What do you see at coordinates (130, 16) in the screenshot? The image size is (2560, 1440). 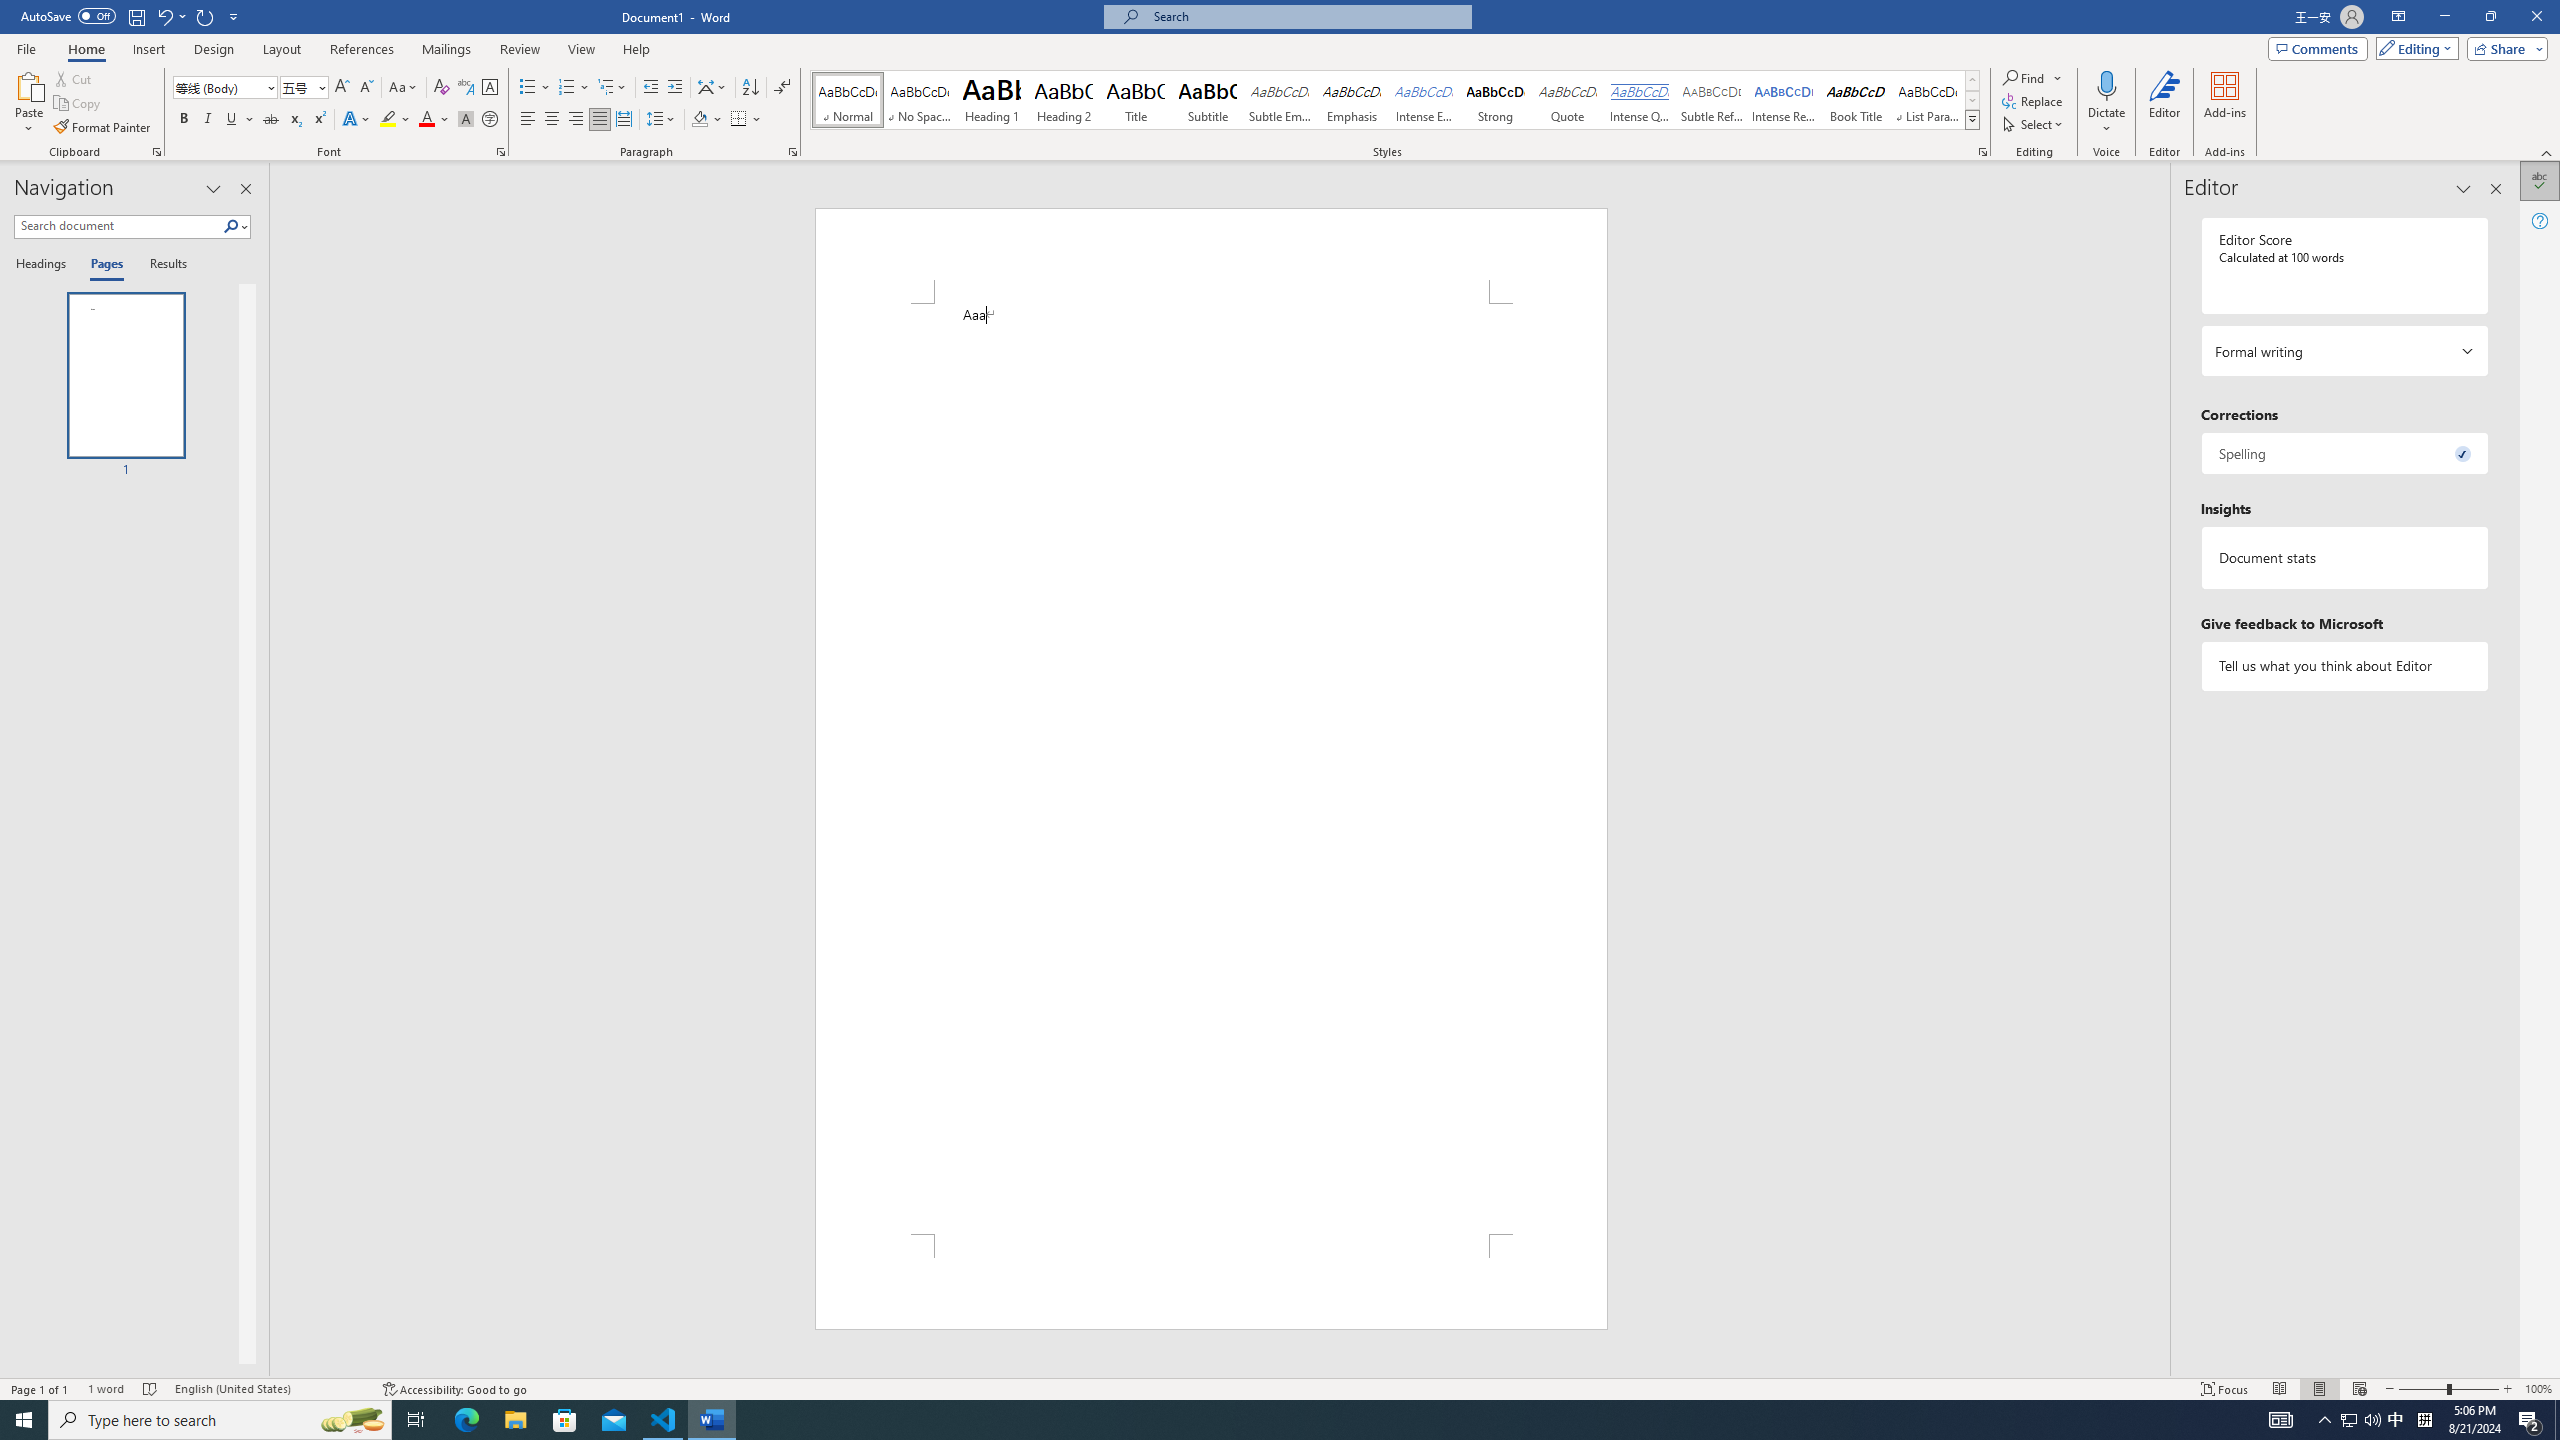 I see `'Quick Access Toolbar'` at bounding box center [130, 16].